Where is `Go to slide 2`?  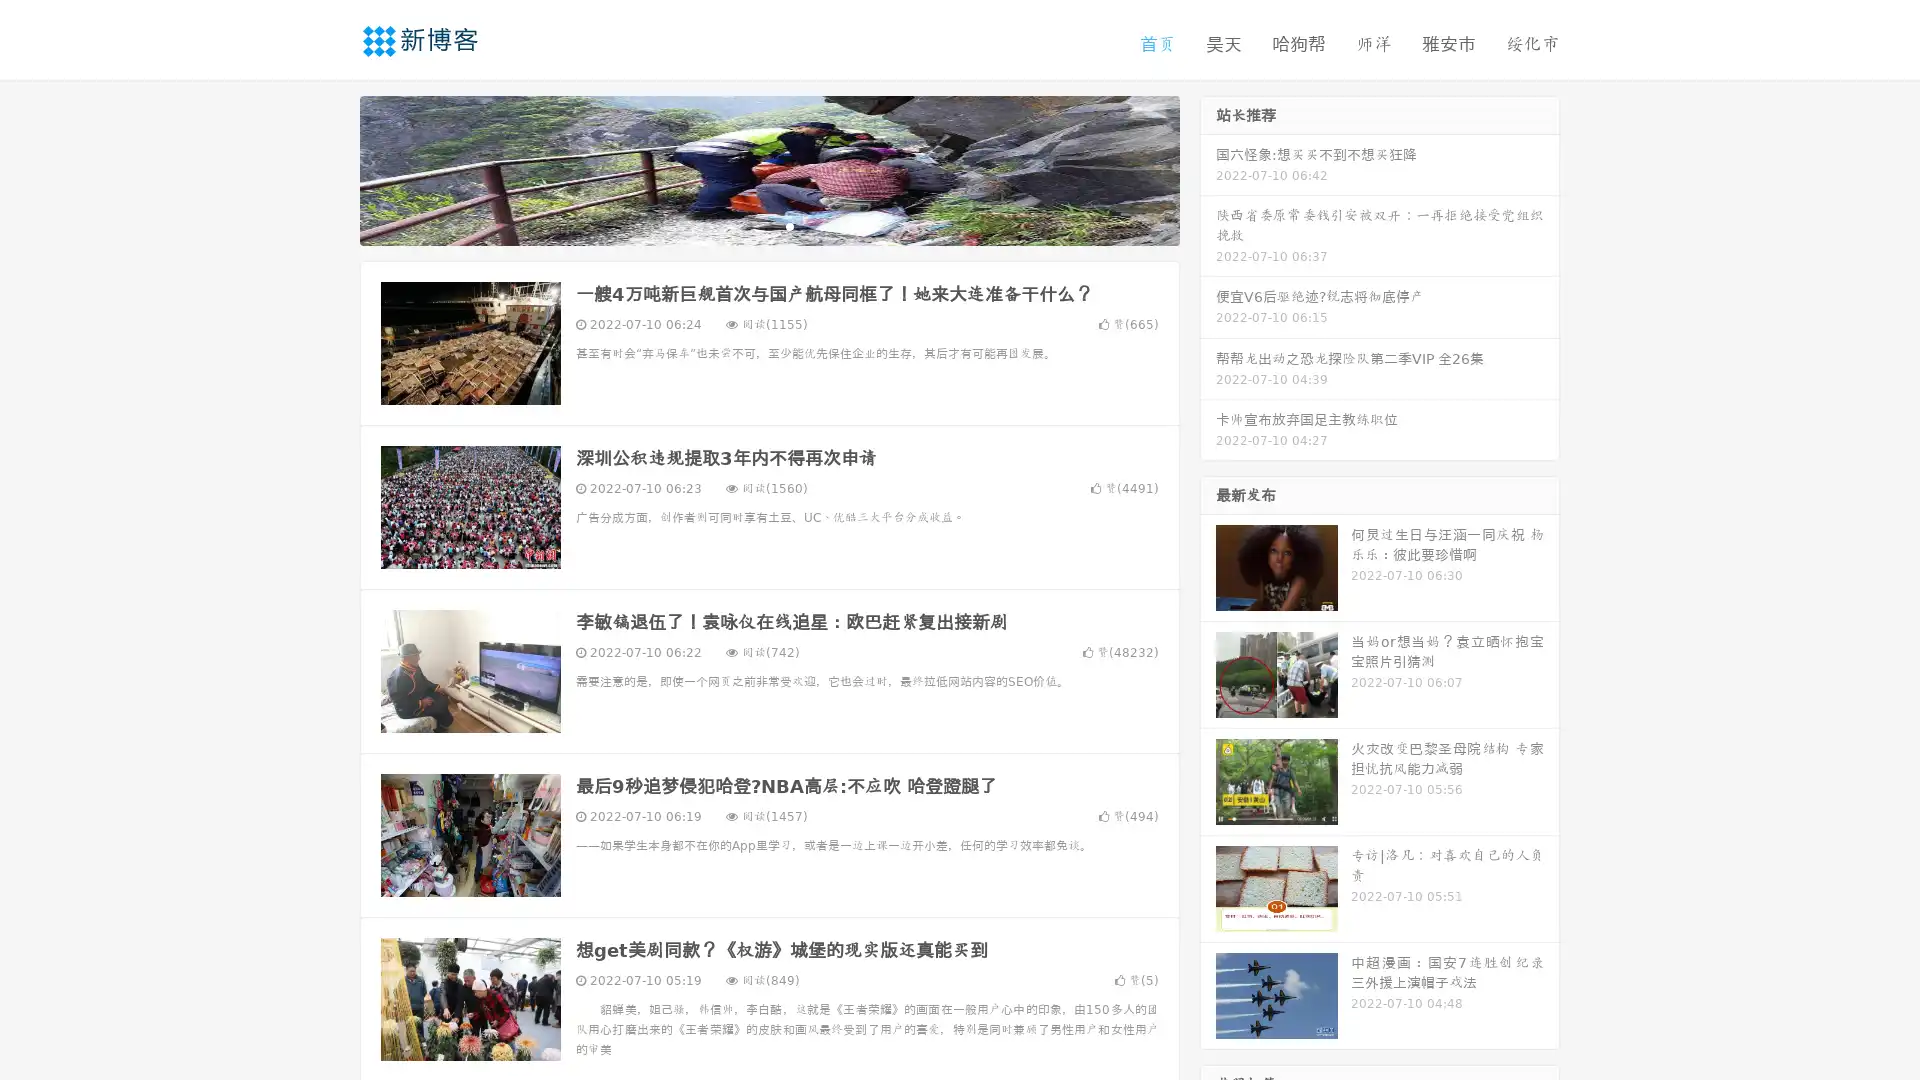 Go to slide 2 is located at coordinates (768, 225).